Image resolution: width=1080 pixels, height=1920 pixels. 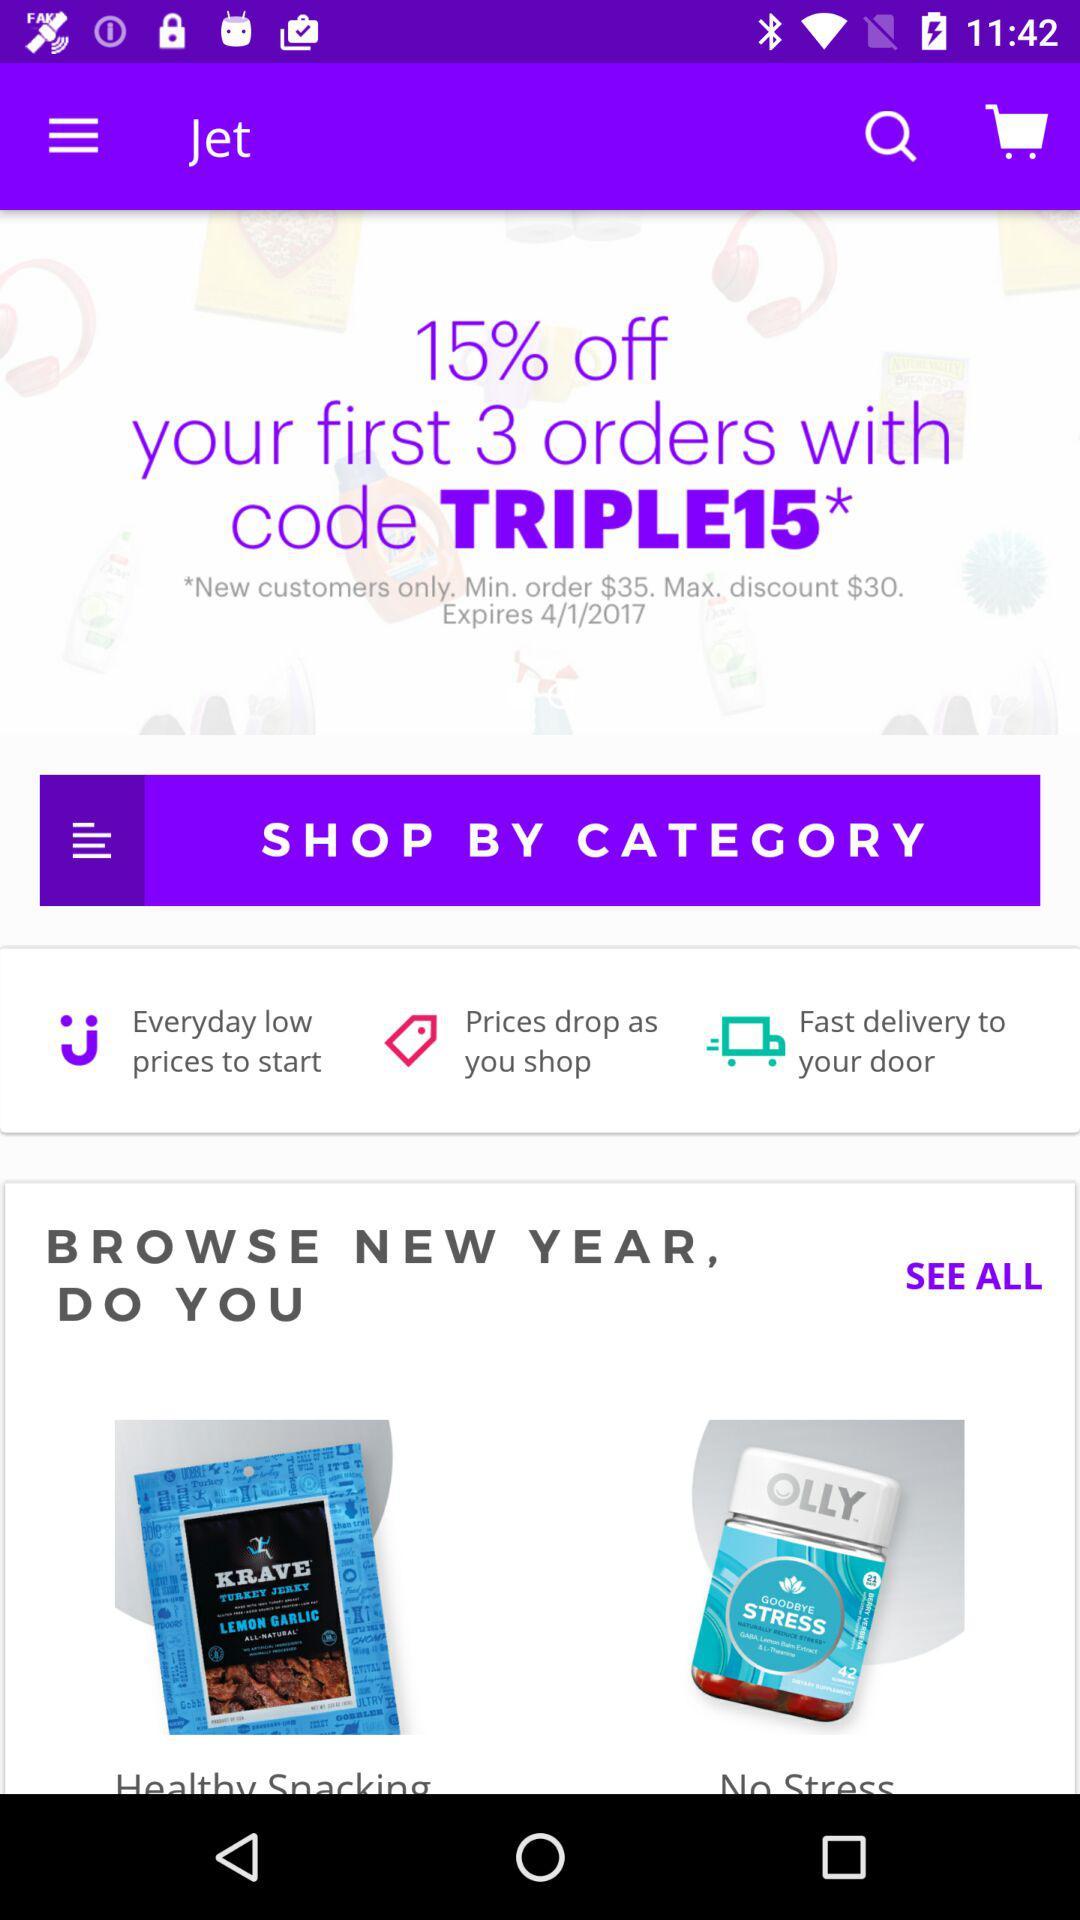 What do you see at coordinates (72, 135) in the screenshot?
I see `item next to jet icon` at bounding box center [72, 135].